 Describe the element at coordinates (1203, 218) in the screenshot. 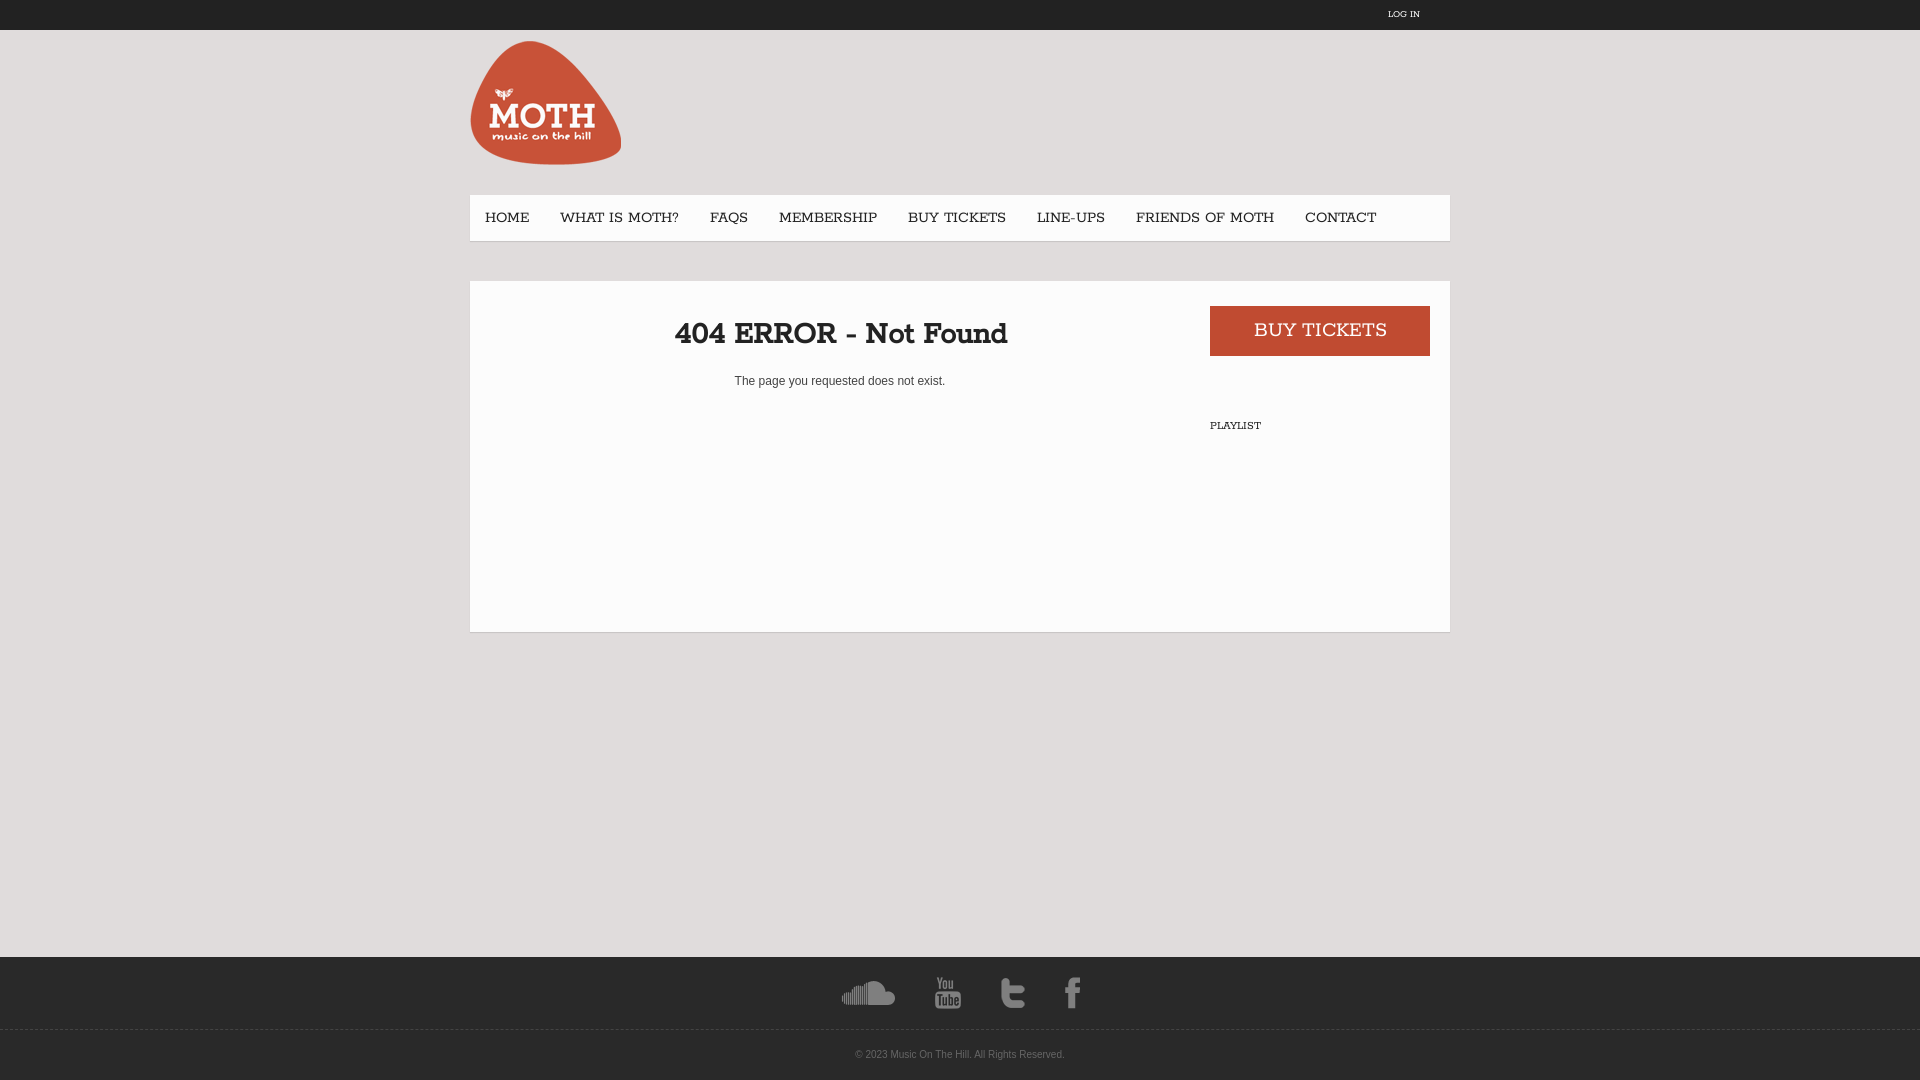

I see `'FRIENDS OF MOTH'` at that location.